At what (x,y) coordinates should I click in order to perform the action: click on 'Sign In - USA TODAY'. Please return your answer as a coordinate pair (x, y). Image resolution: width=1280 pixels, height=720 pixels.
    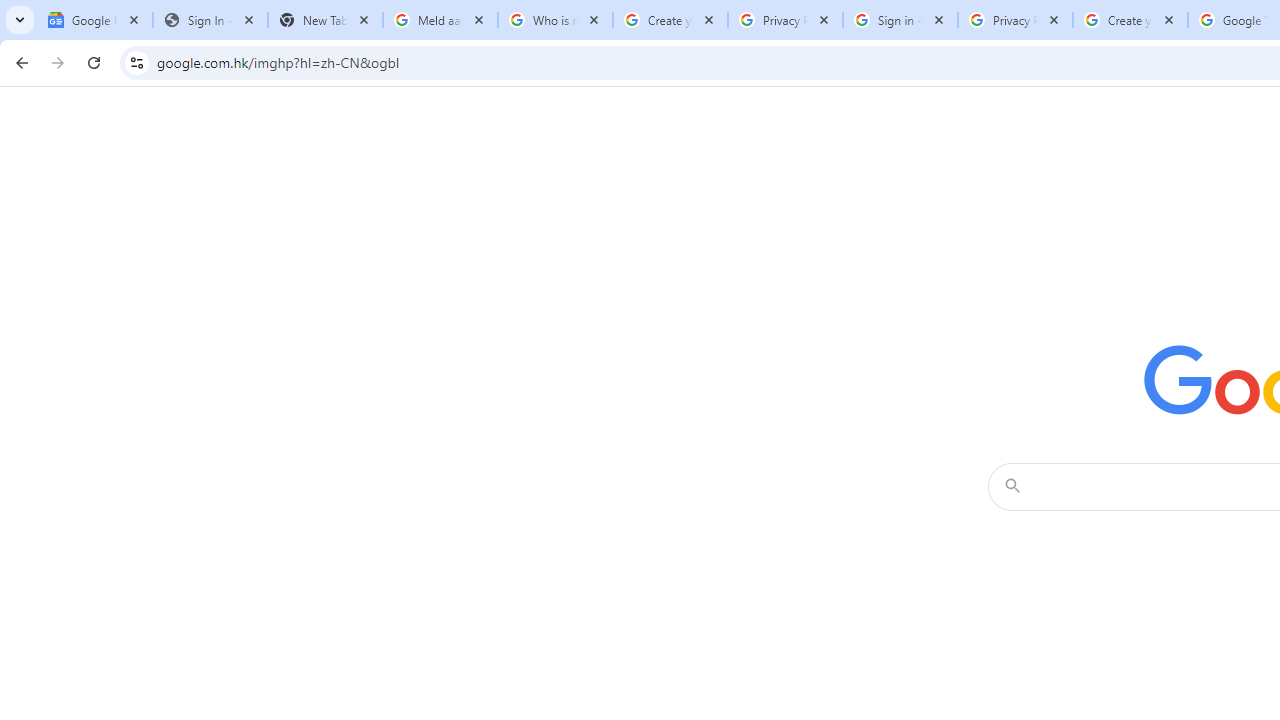
    Looking at the image, I should click on (209, 20).